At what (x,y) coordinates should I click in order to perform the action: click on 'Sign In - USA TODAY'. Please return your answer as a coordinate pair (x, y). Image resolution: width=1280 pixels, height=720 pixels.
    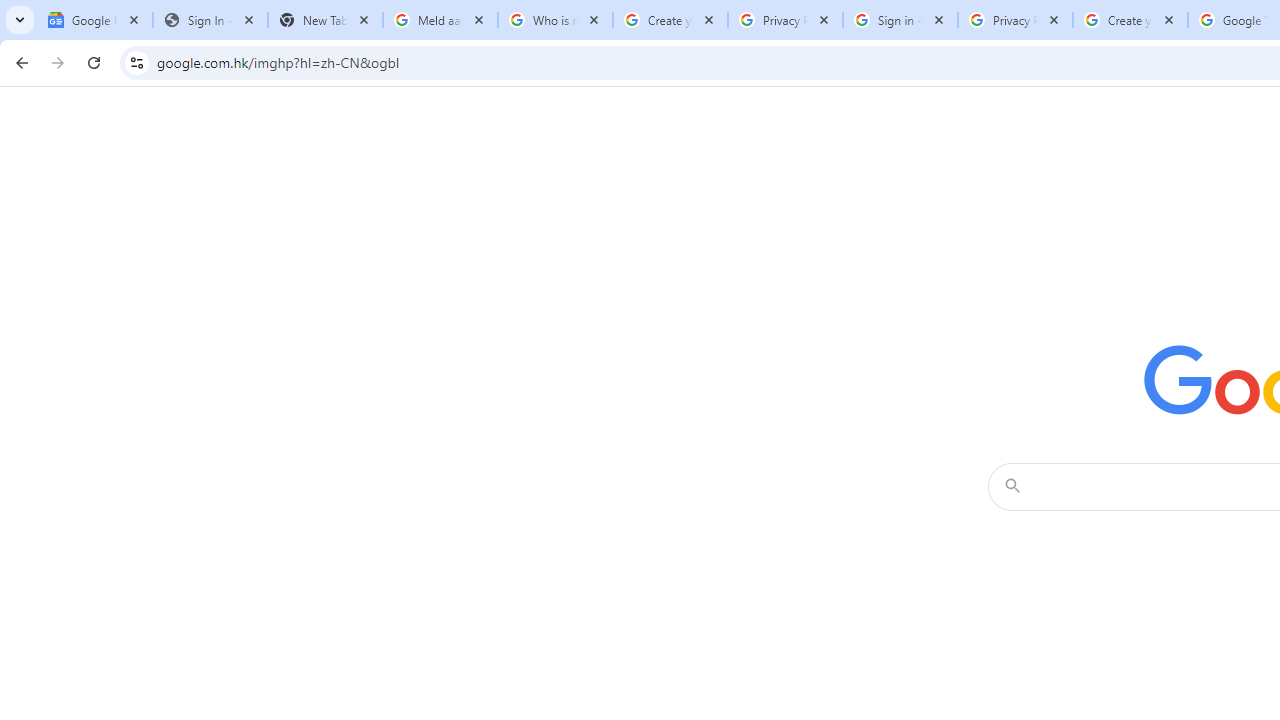
    Looking at the image, I should click on (209, 20).